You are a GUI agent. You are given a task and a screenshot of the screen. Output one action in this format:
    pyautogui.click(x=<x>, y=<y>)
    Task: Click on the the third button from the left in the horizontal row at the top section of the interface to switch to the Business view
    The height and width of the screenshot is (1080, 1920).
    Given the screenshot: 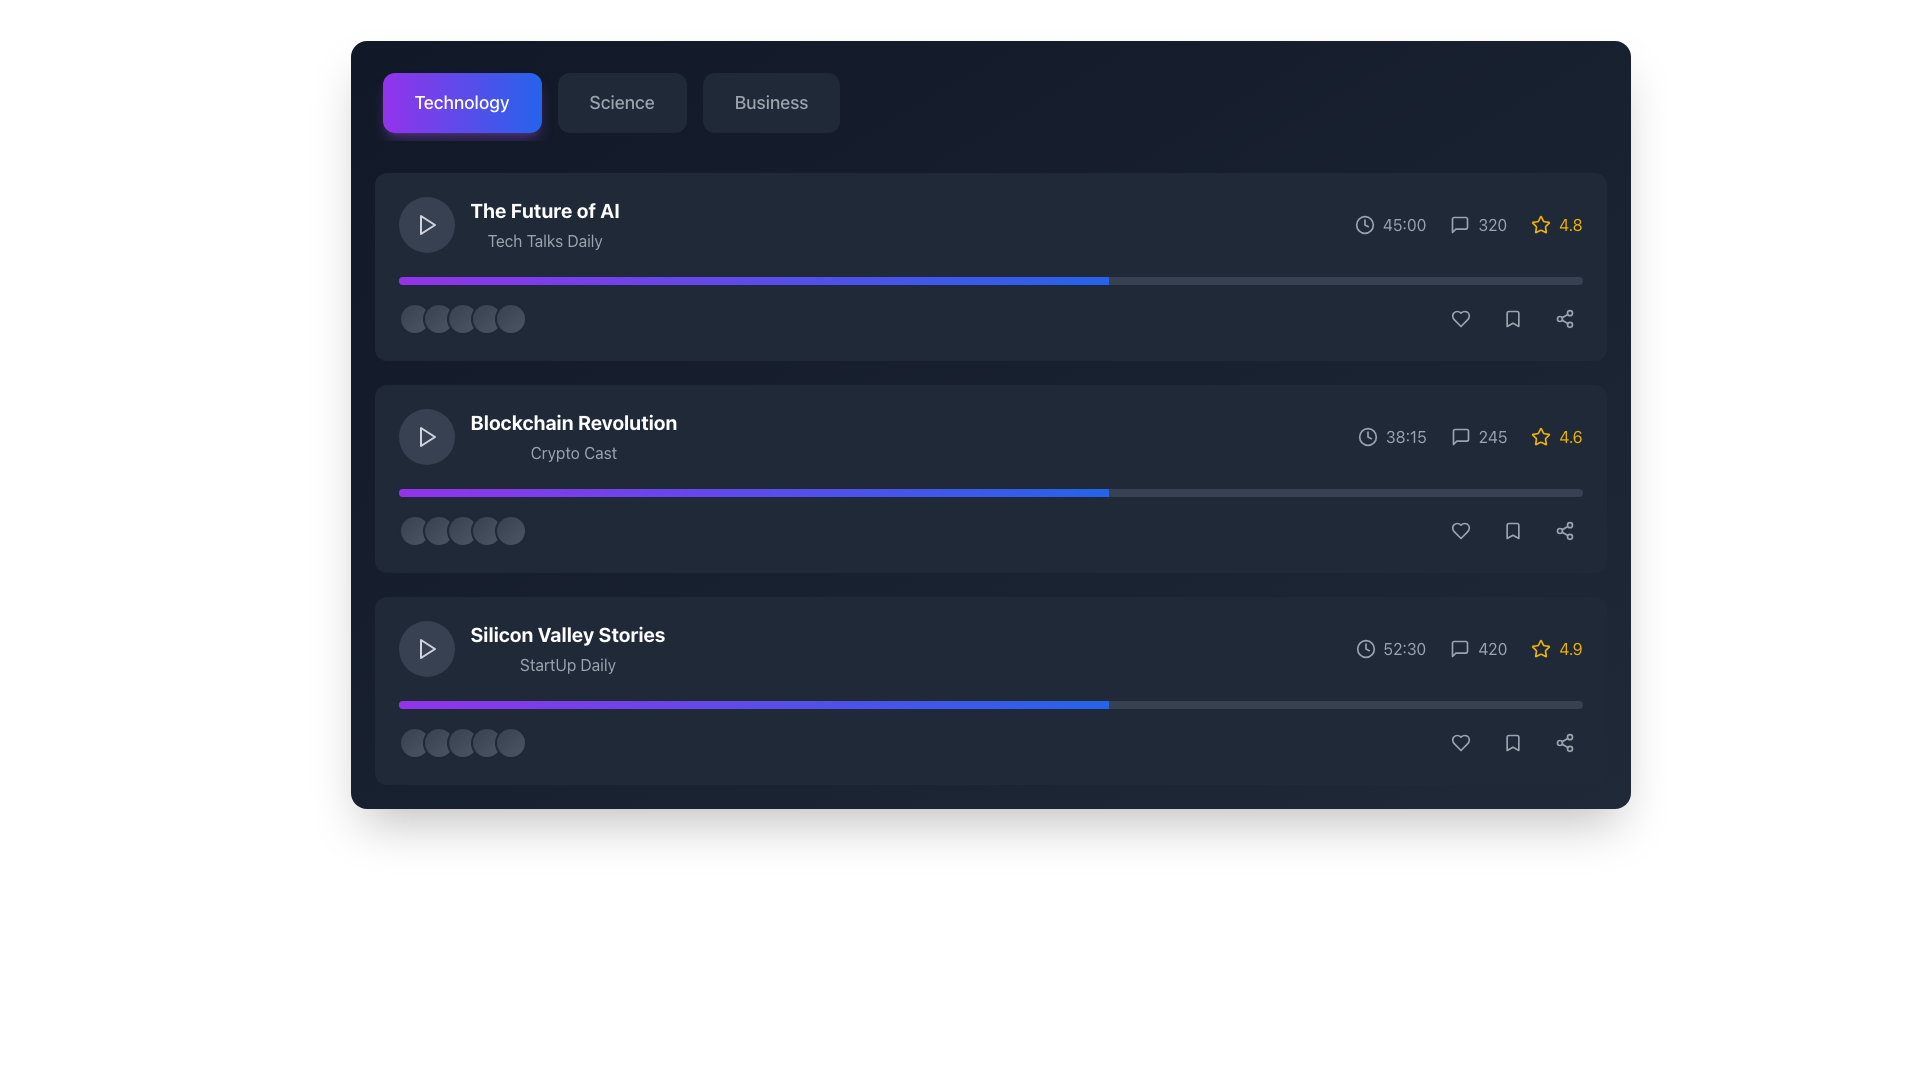 What is the action you would take?
    pyautogui.click(x=770, y=103)
    